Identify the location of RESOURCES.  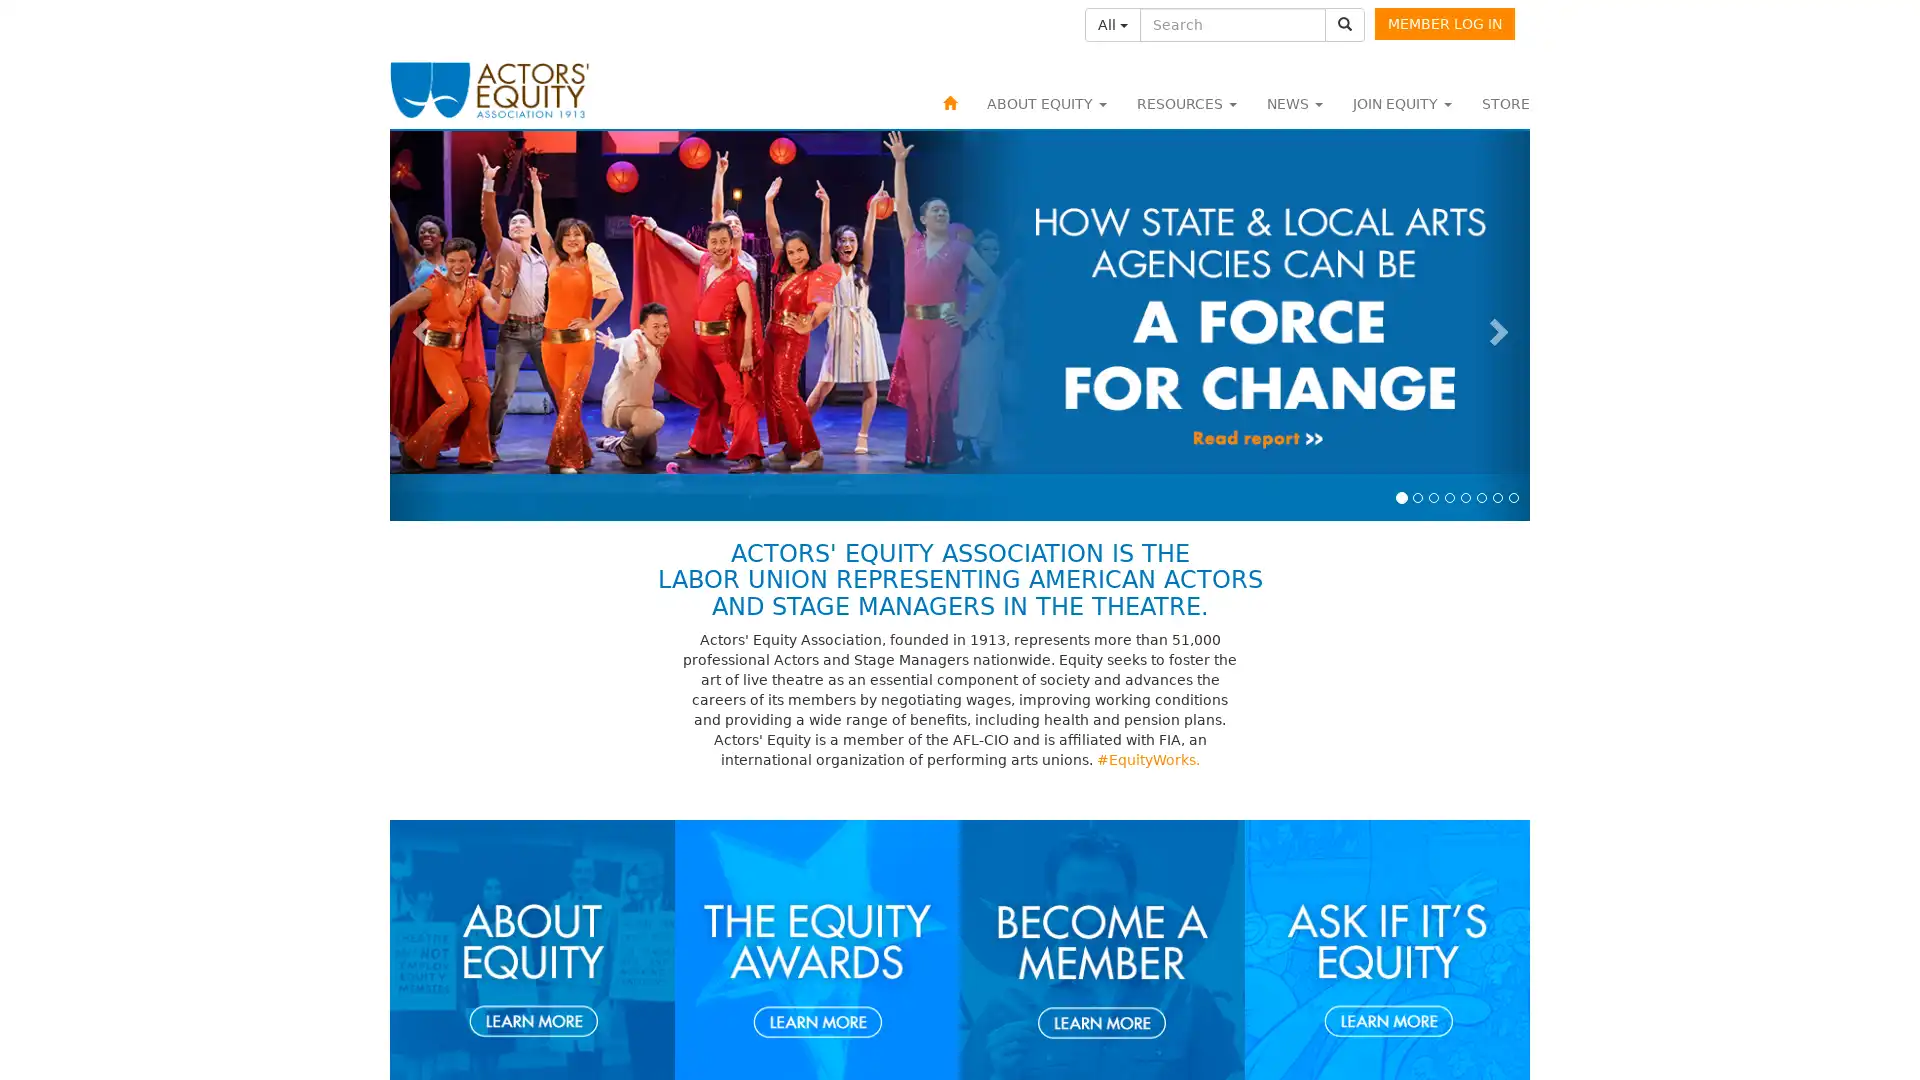
(1186, 104).